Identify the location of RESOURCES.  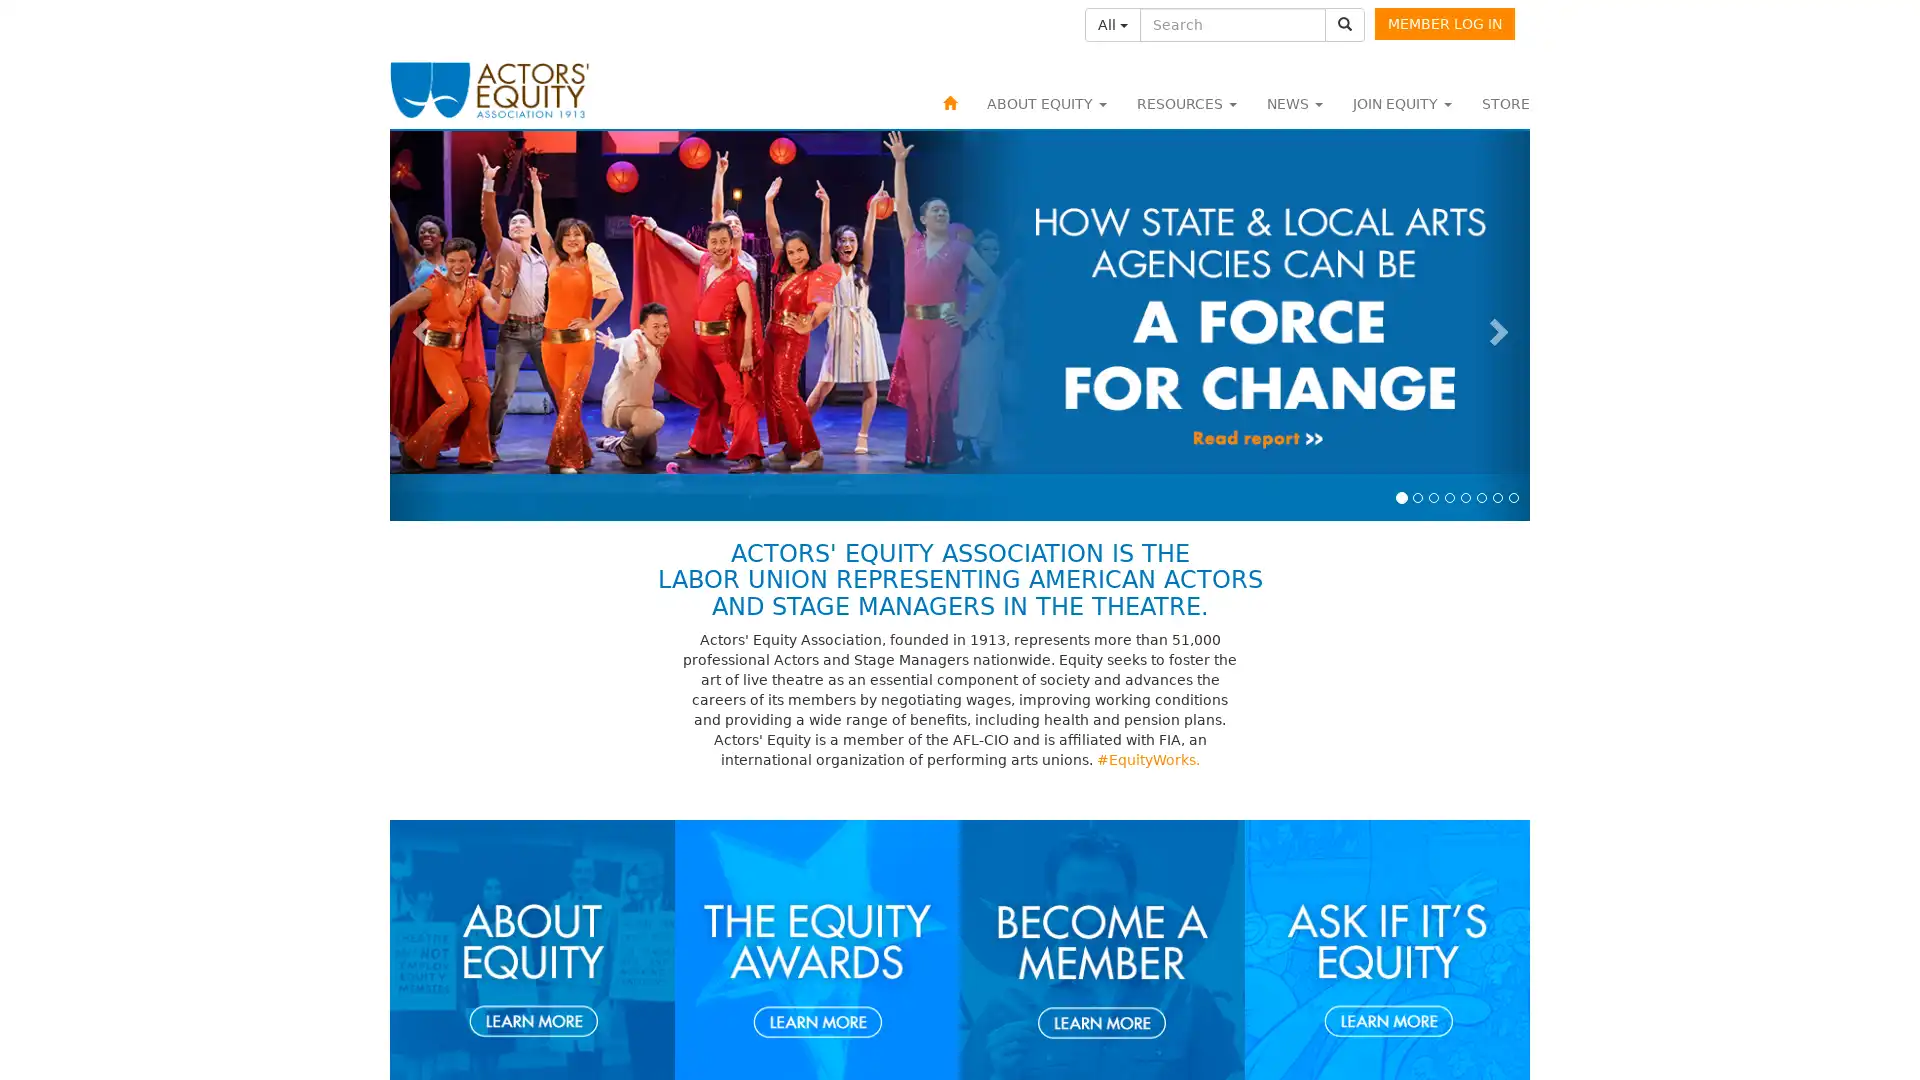
(1186, 104).